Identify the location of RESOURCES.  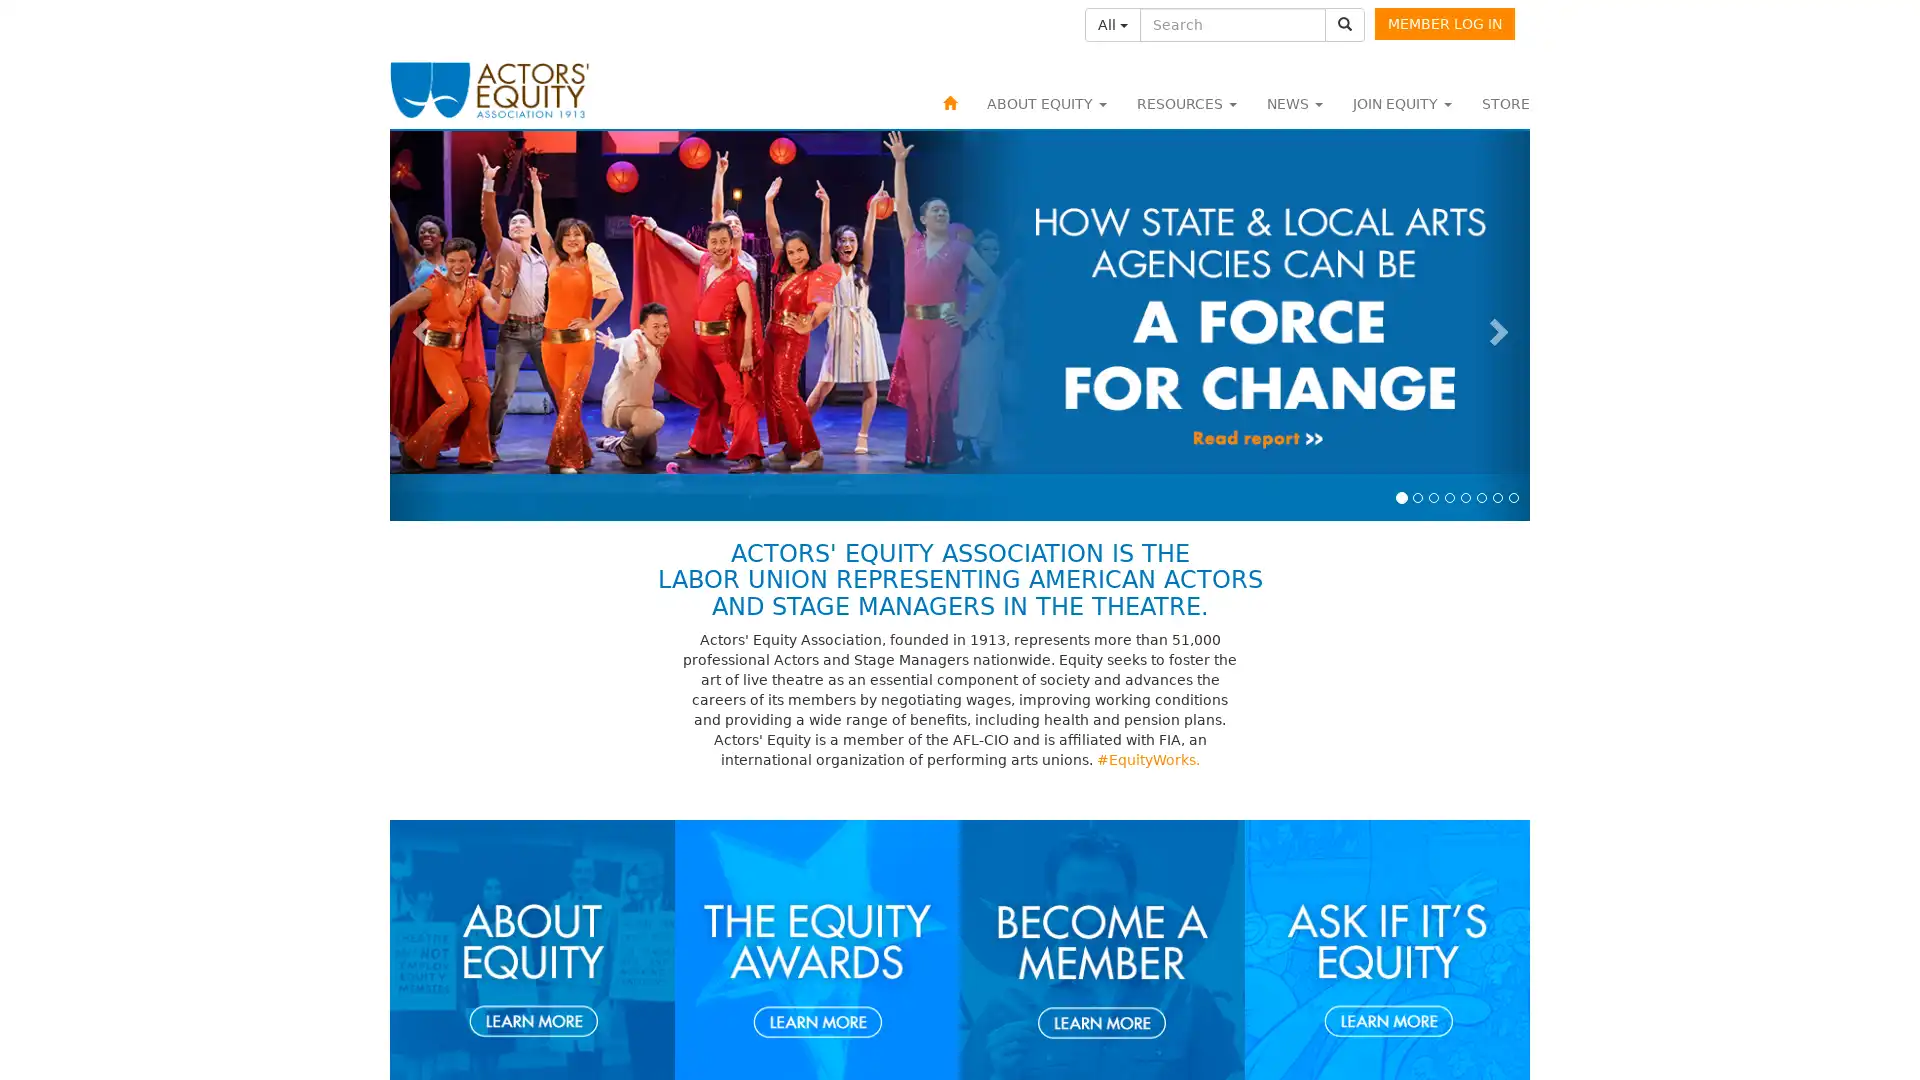
(1186, 104).